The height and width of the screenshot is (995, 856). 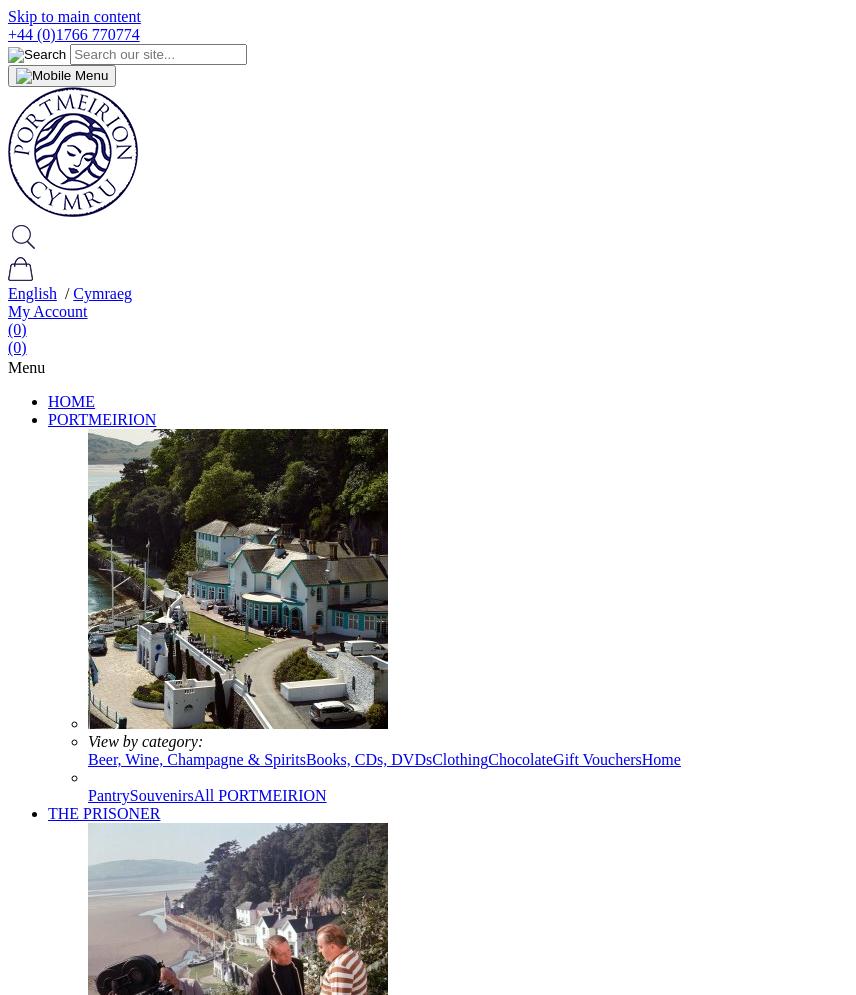 I want to click on 'HOME', so click(x=70, y=401).